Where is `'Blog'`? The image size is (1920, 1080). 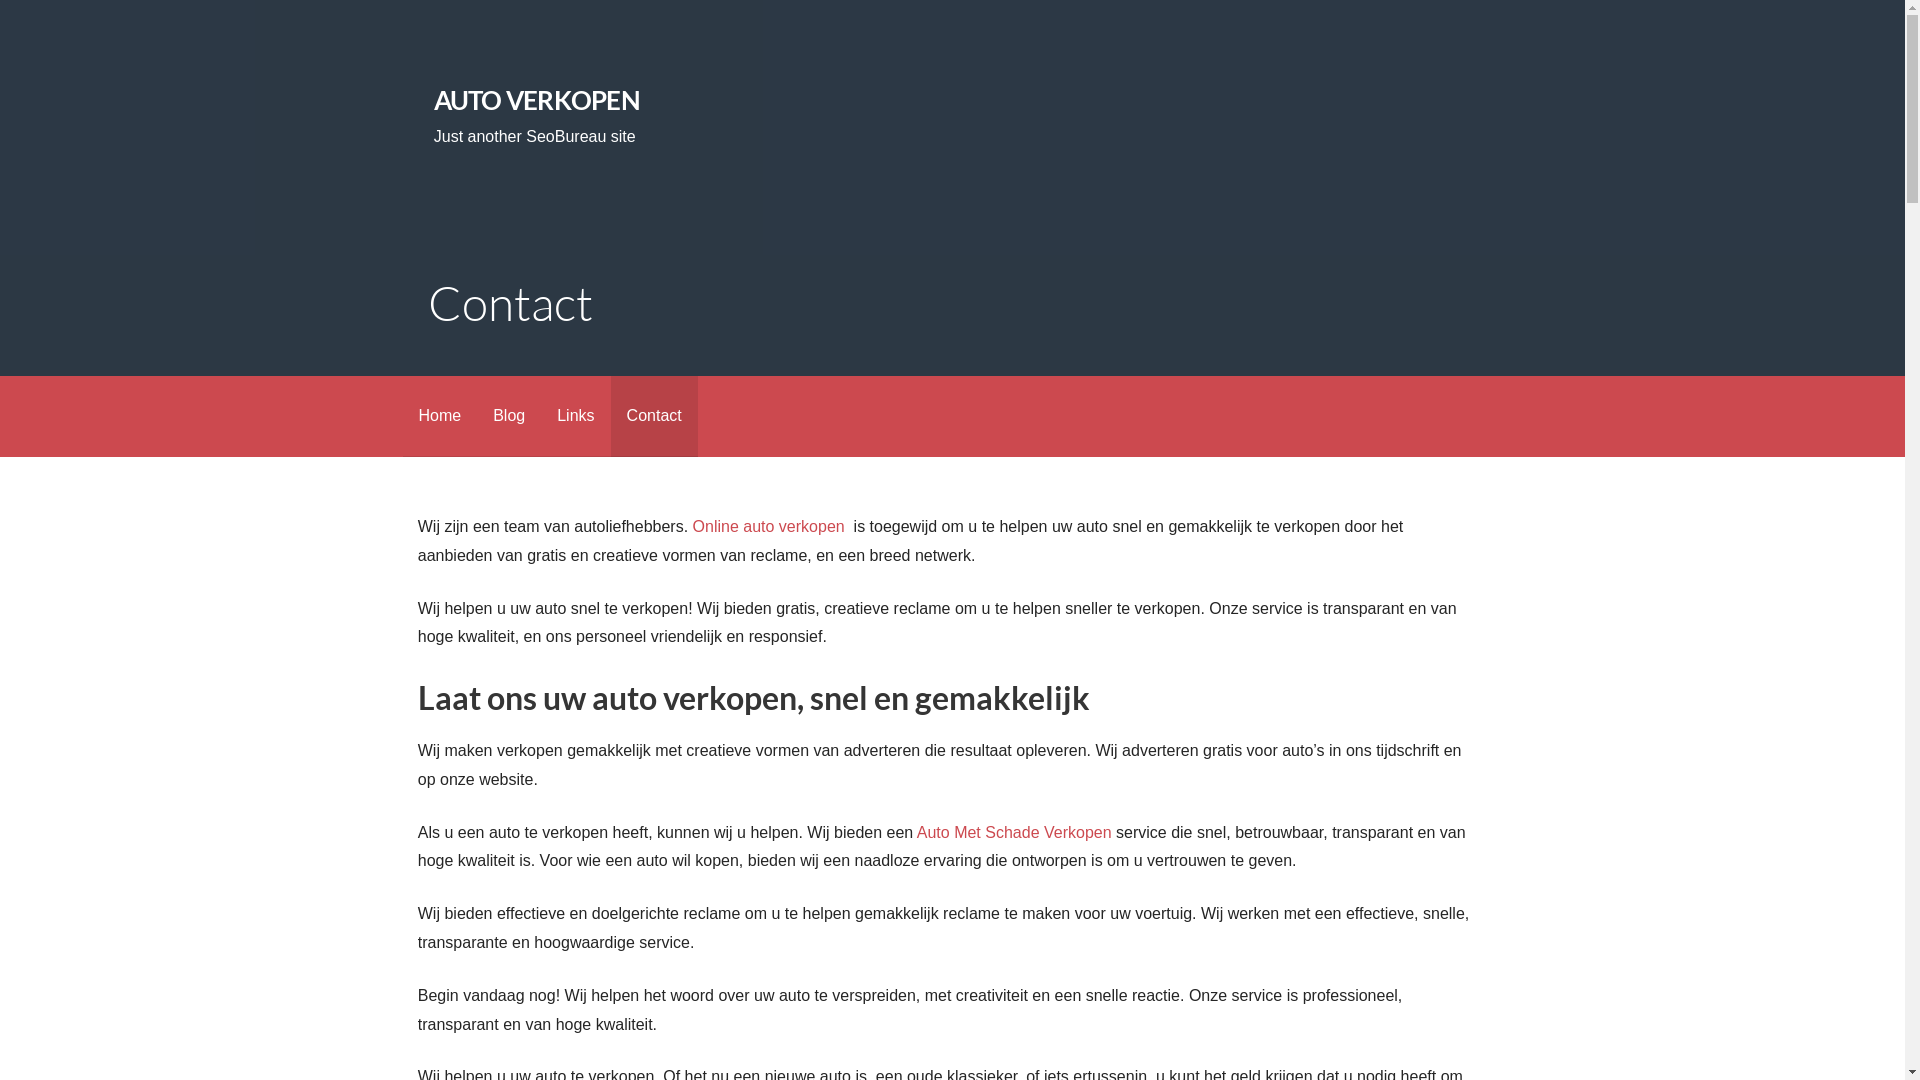 'Blog' is located at coordinates (508, 415).